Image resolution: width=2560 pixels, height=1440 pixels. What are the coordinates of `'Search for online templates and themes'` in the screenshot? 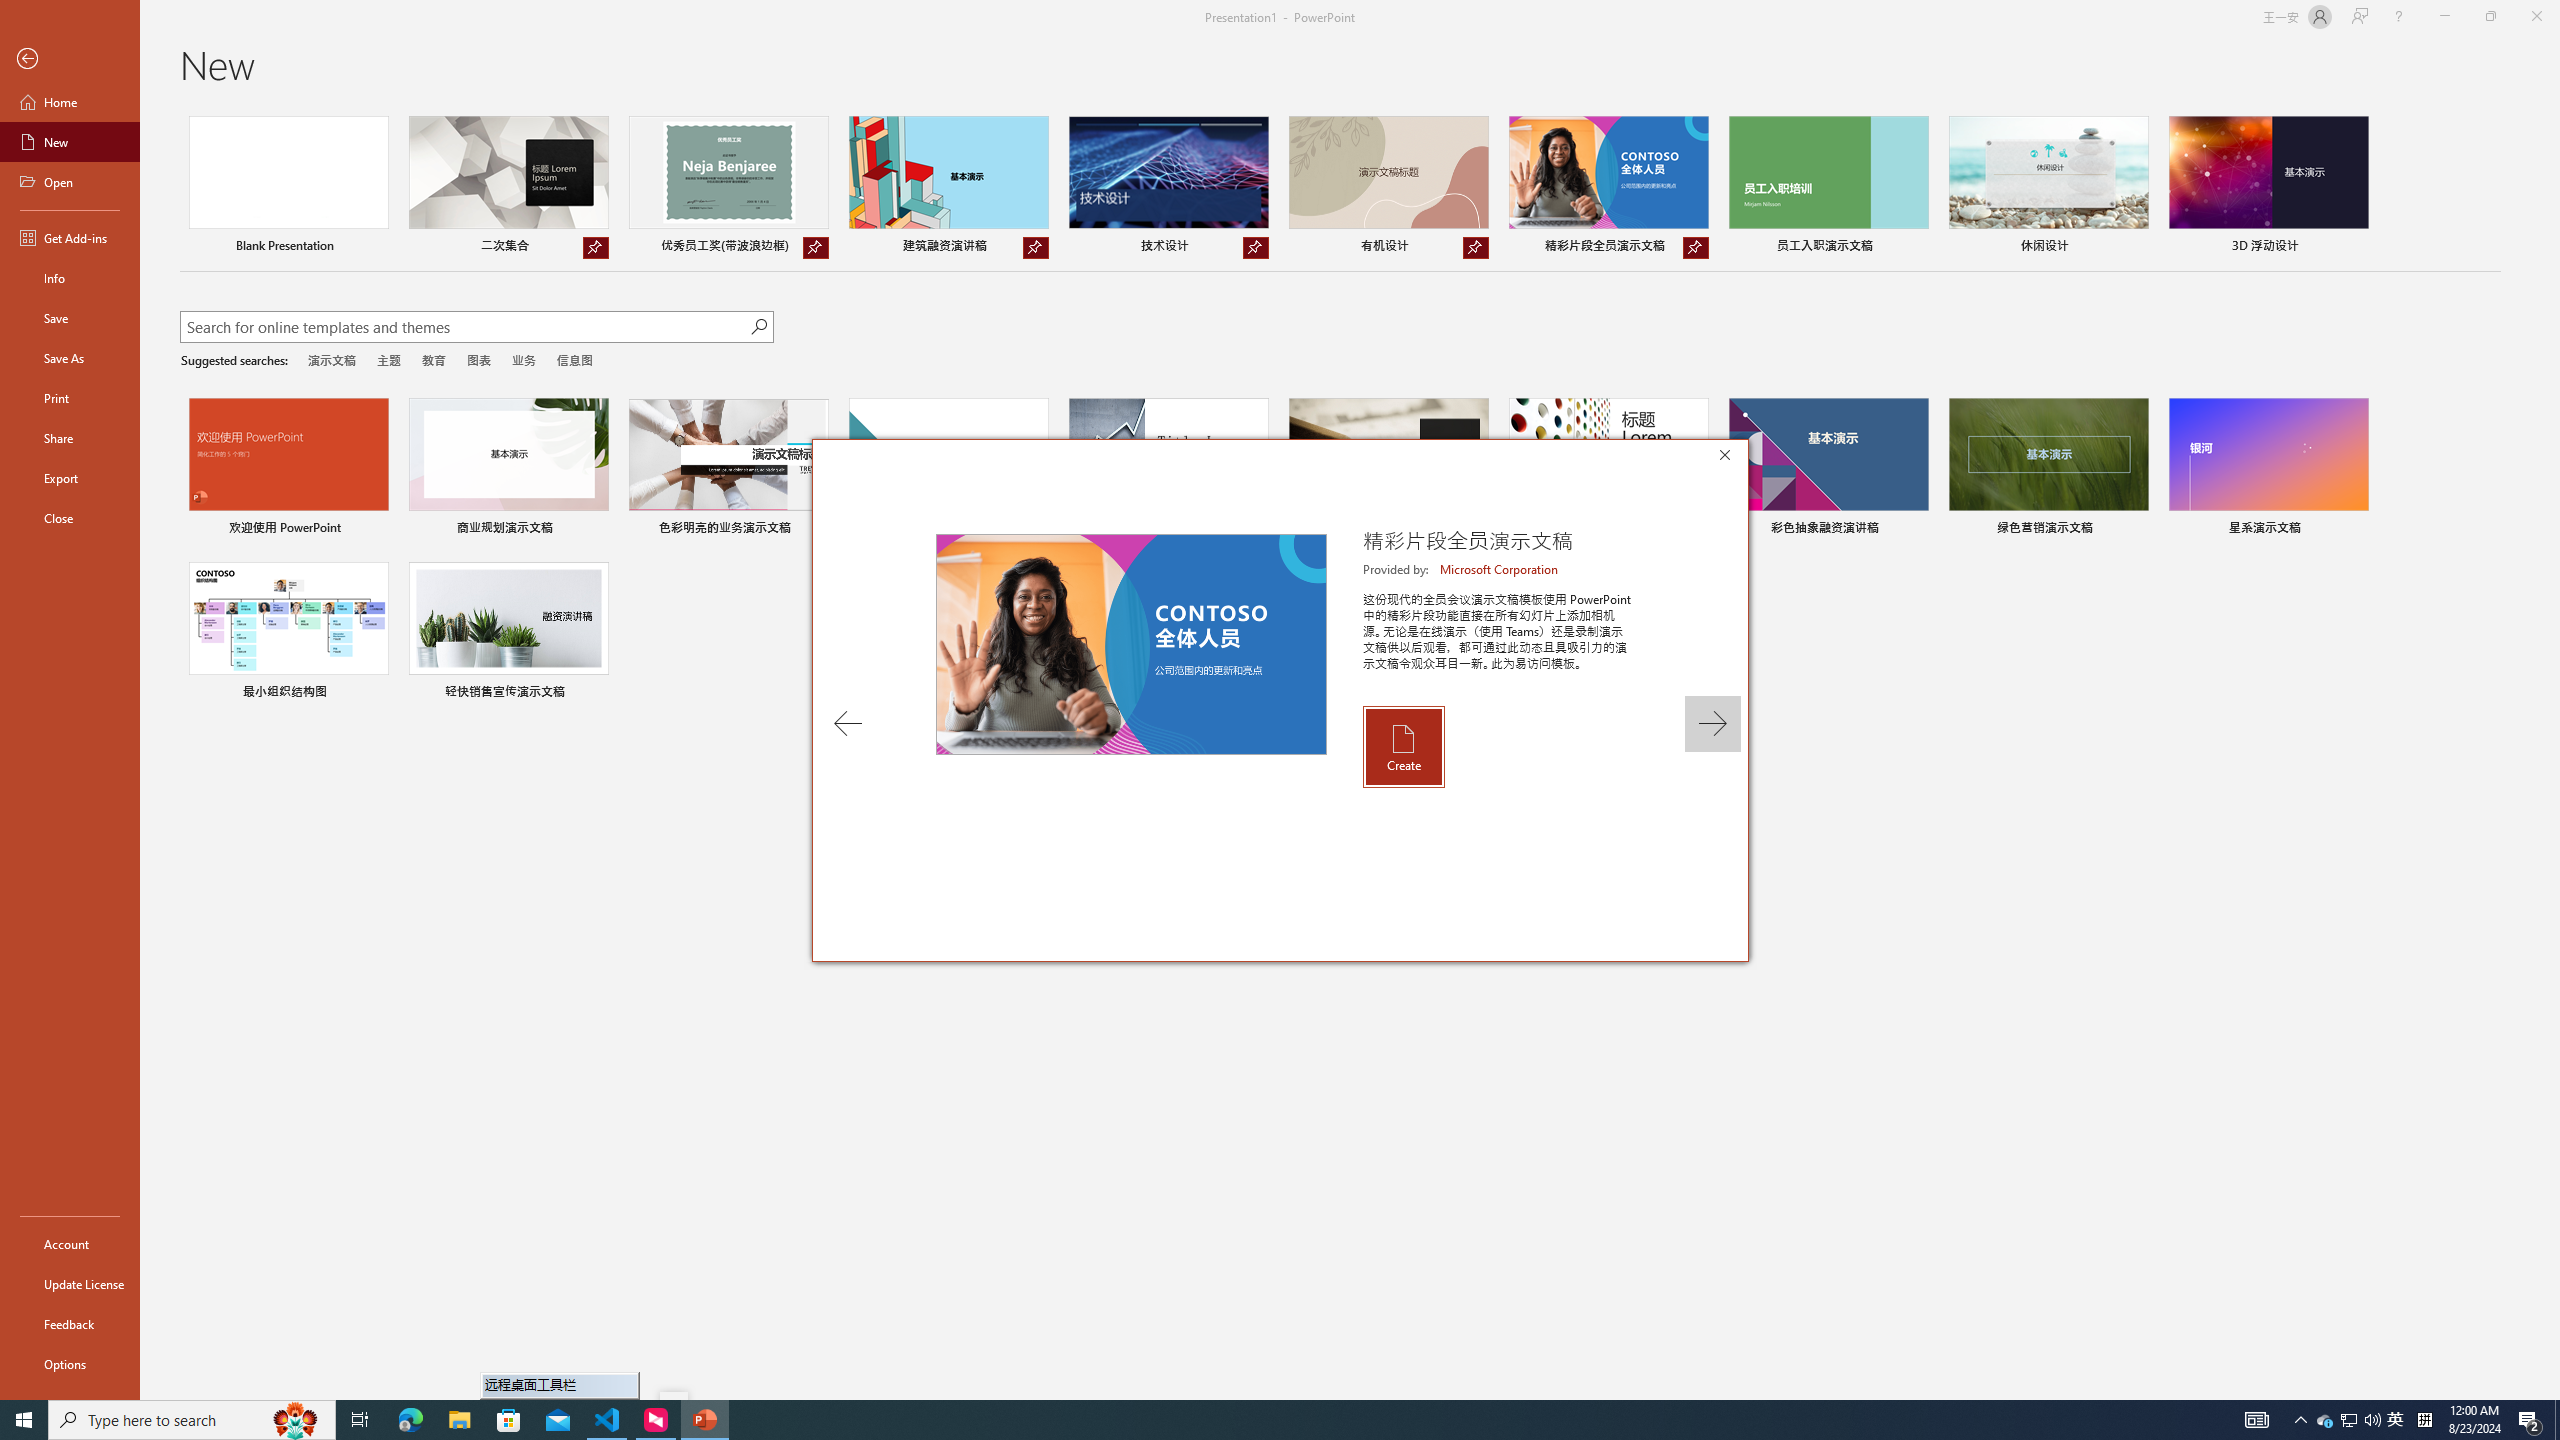 It's located at (464, 329).